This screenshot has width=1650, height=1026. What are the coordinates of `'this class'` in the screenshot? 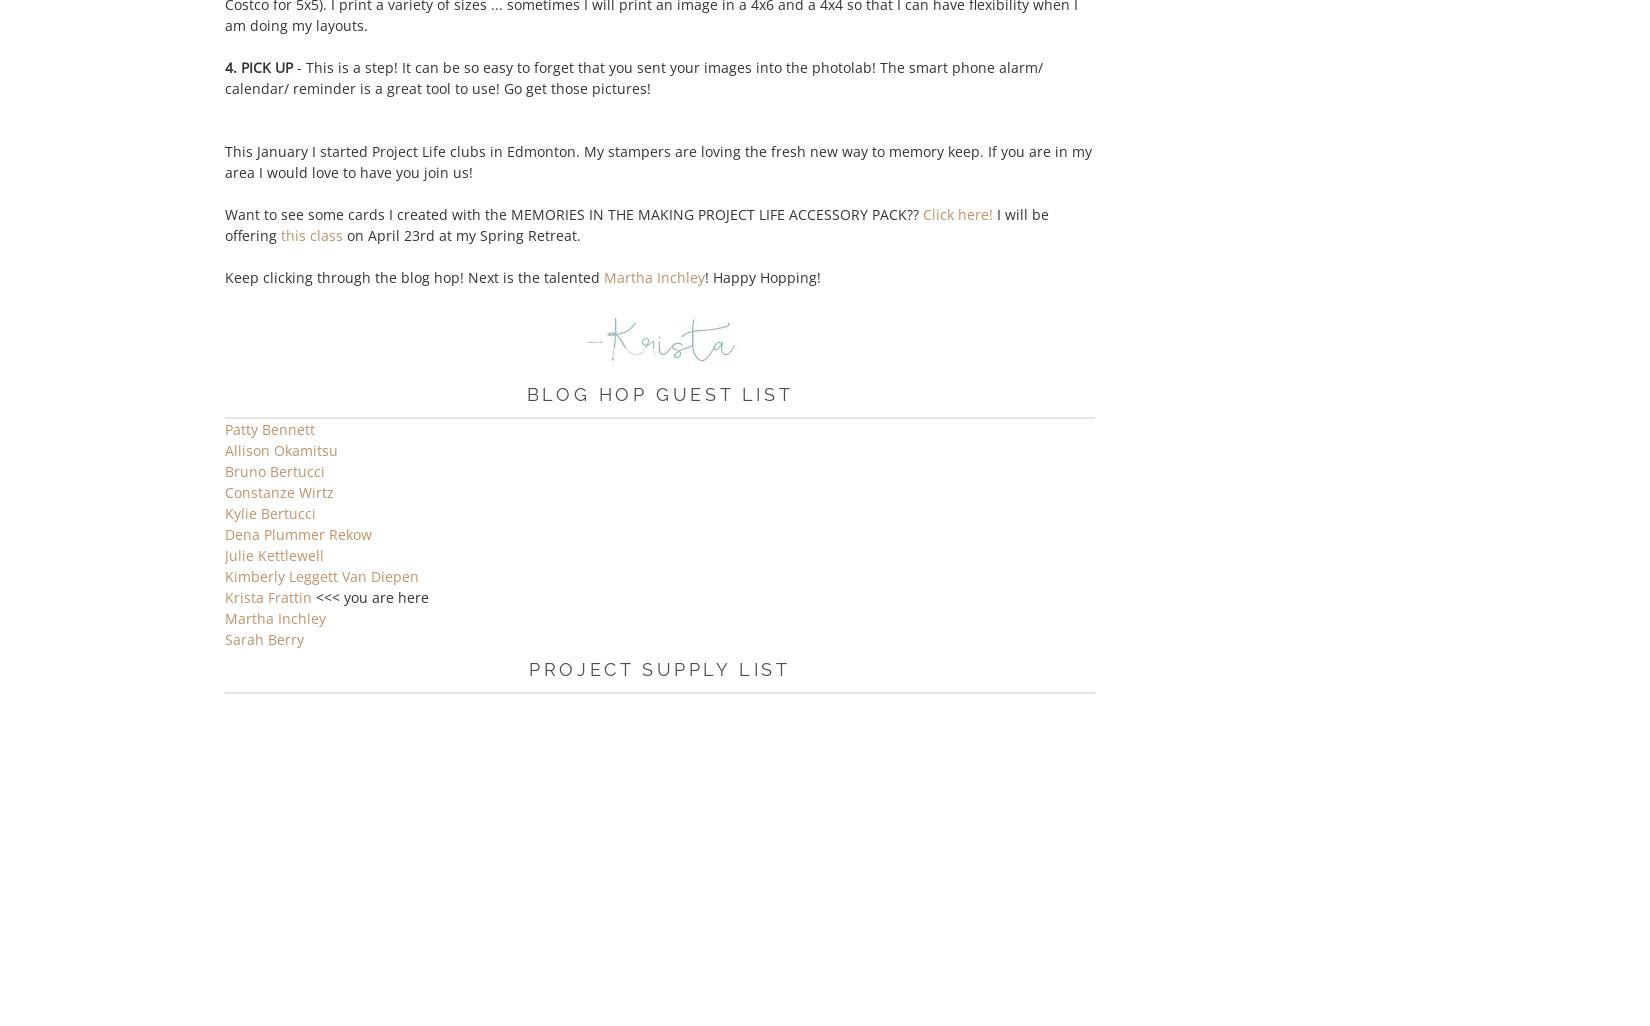 It's located at (280, 235).